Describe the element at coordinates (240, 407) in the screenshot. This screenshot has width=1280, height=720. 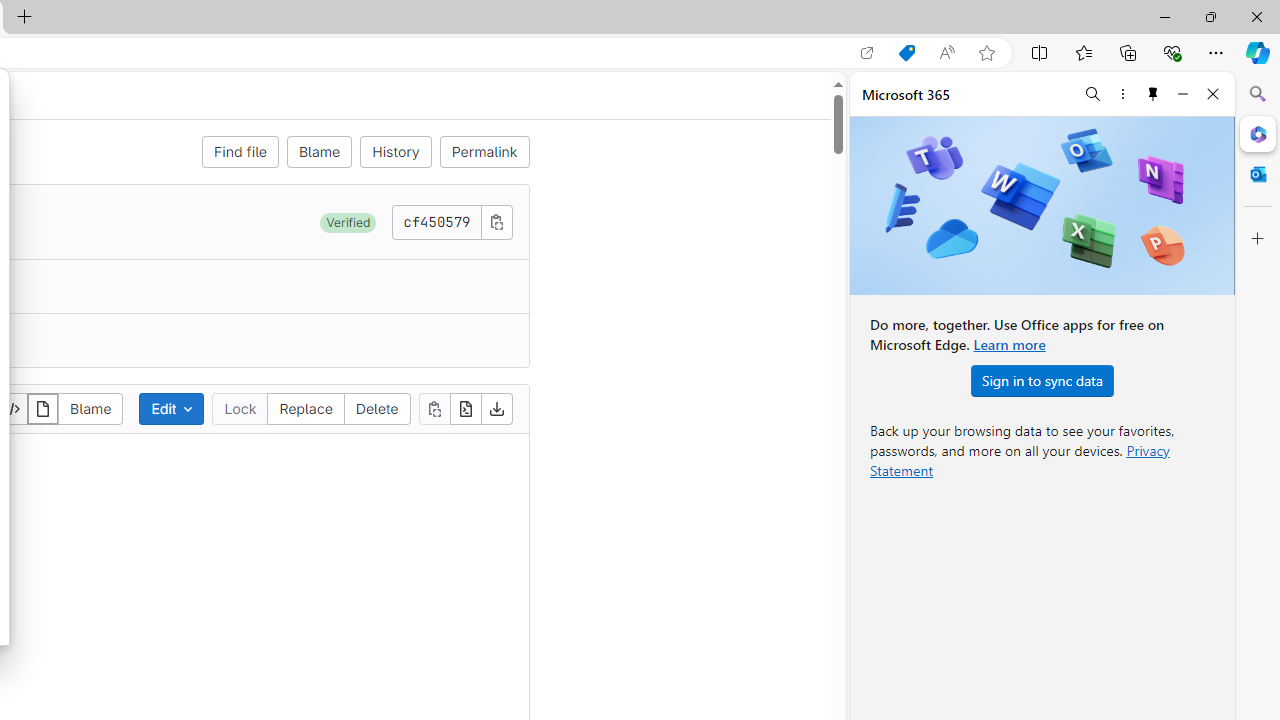
I see `'Lock'` at that location.